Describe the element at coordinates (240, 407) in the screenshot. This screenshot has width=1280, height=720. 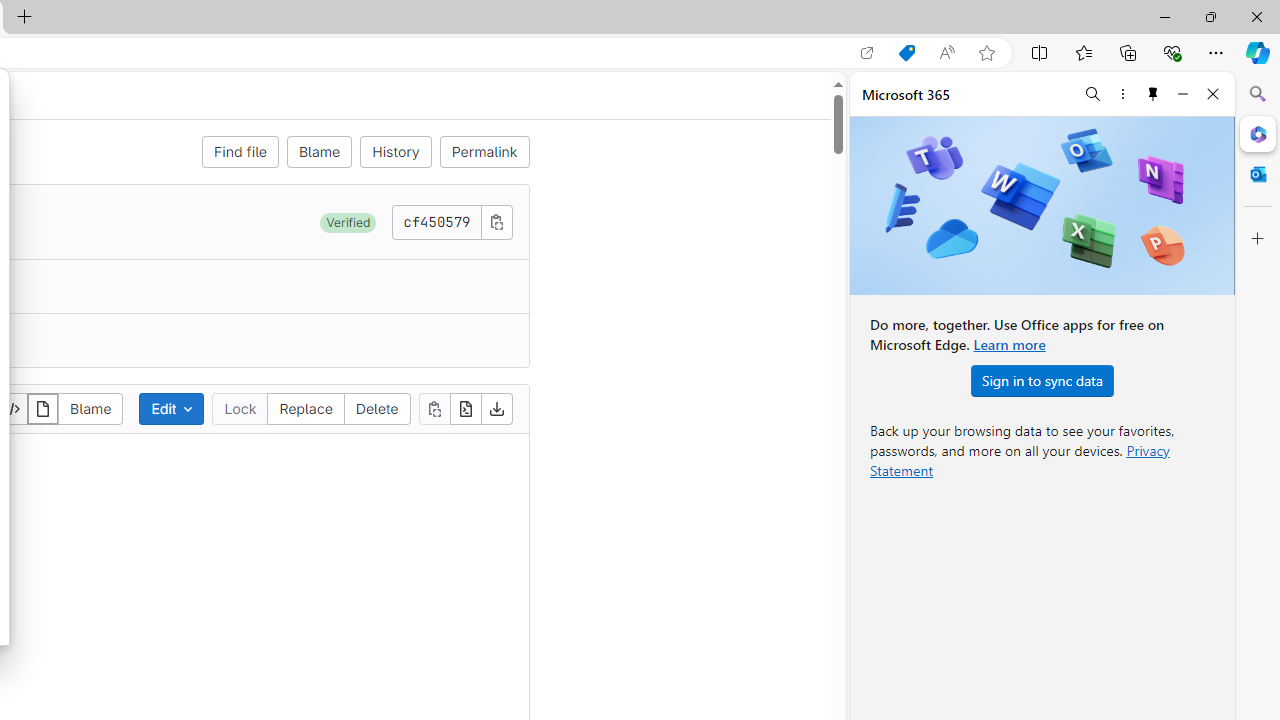
I see `'Lock'` at that location.